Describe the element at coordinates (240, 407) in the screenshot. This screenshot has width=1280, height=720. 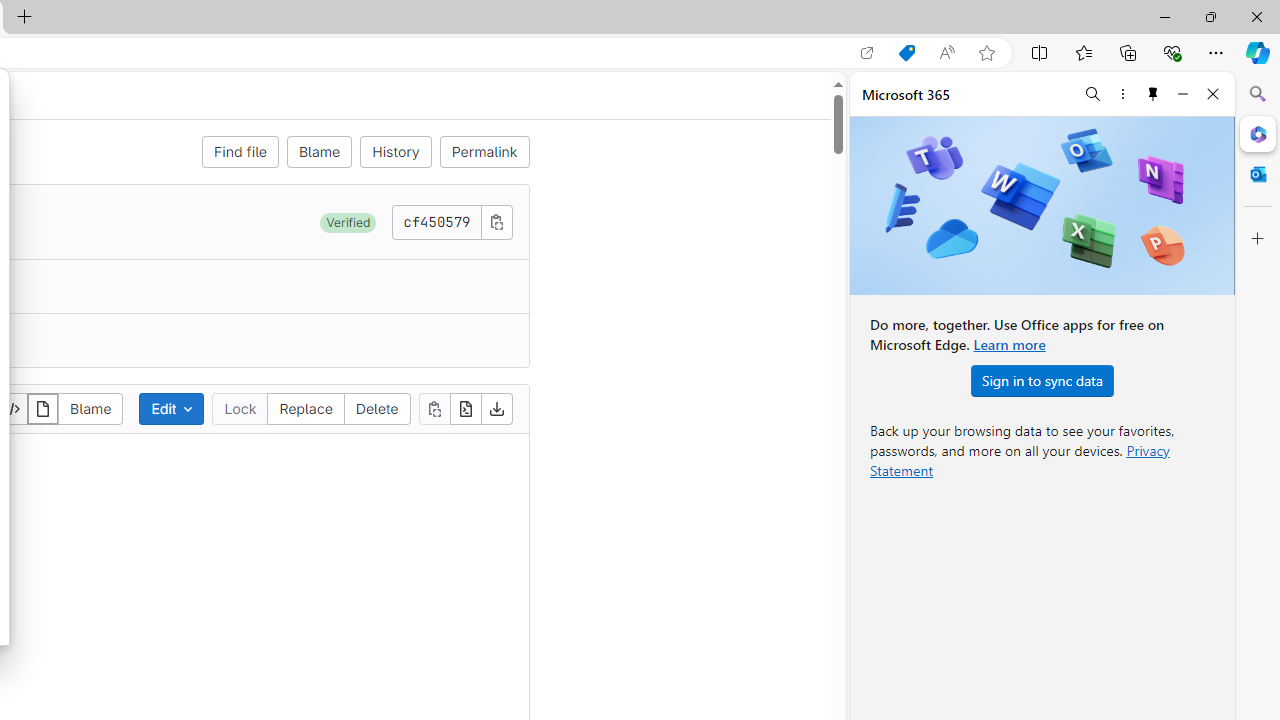
I see `'Lock'` at that location.